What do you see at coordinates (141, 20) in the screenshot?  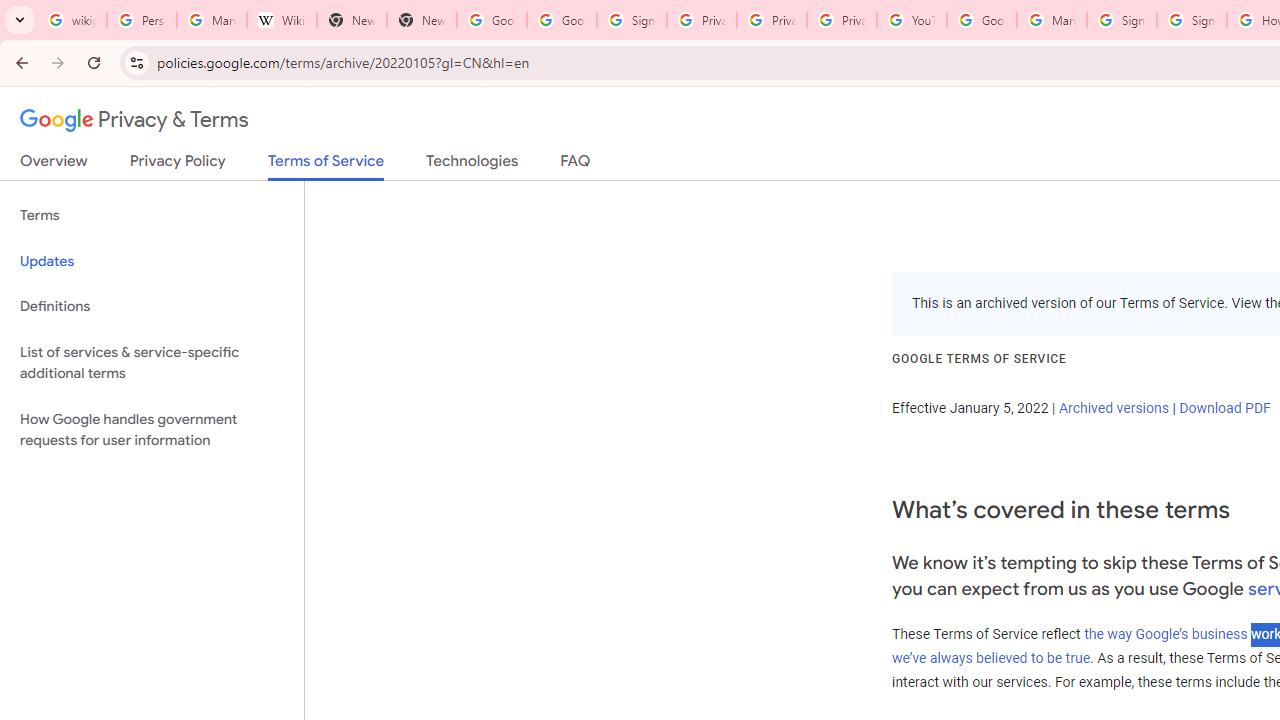 I see `'Personalization & Google Search results - Google Search Help'` at bounding box center [141, 20].